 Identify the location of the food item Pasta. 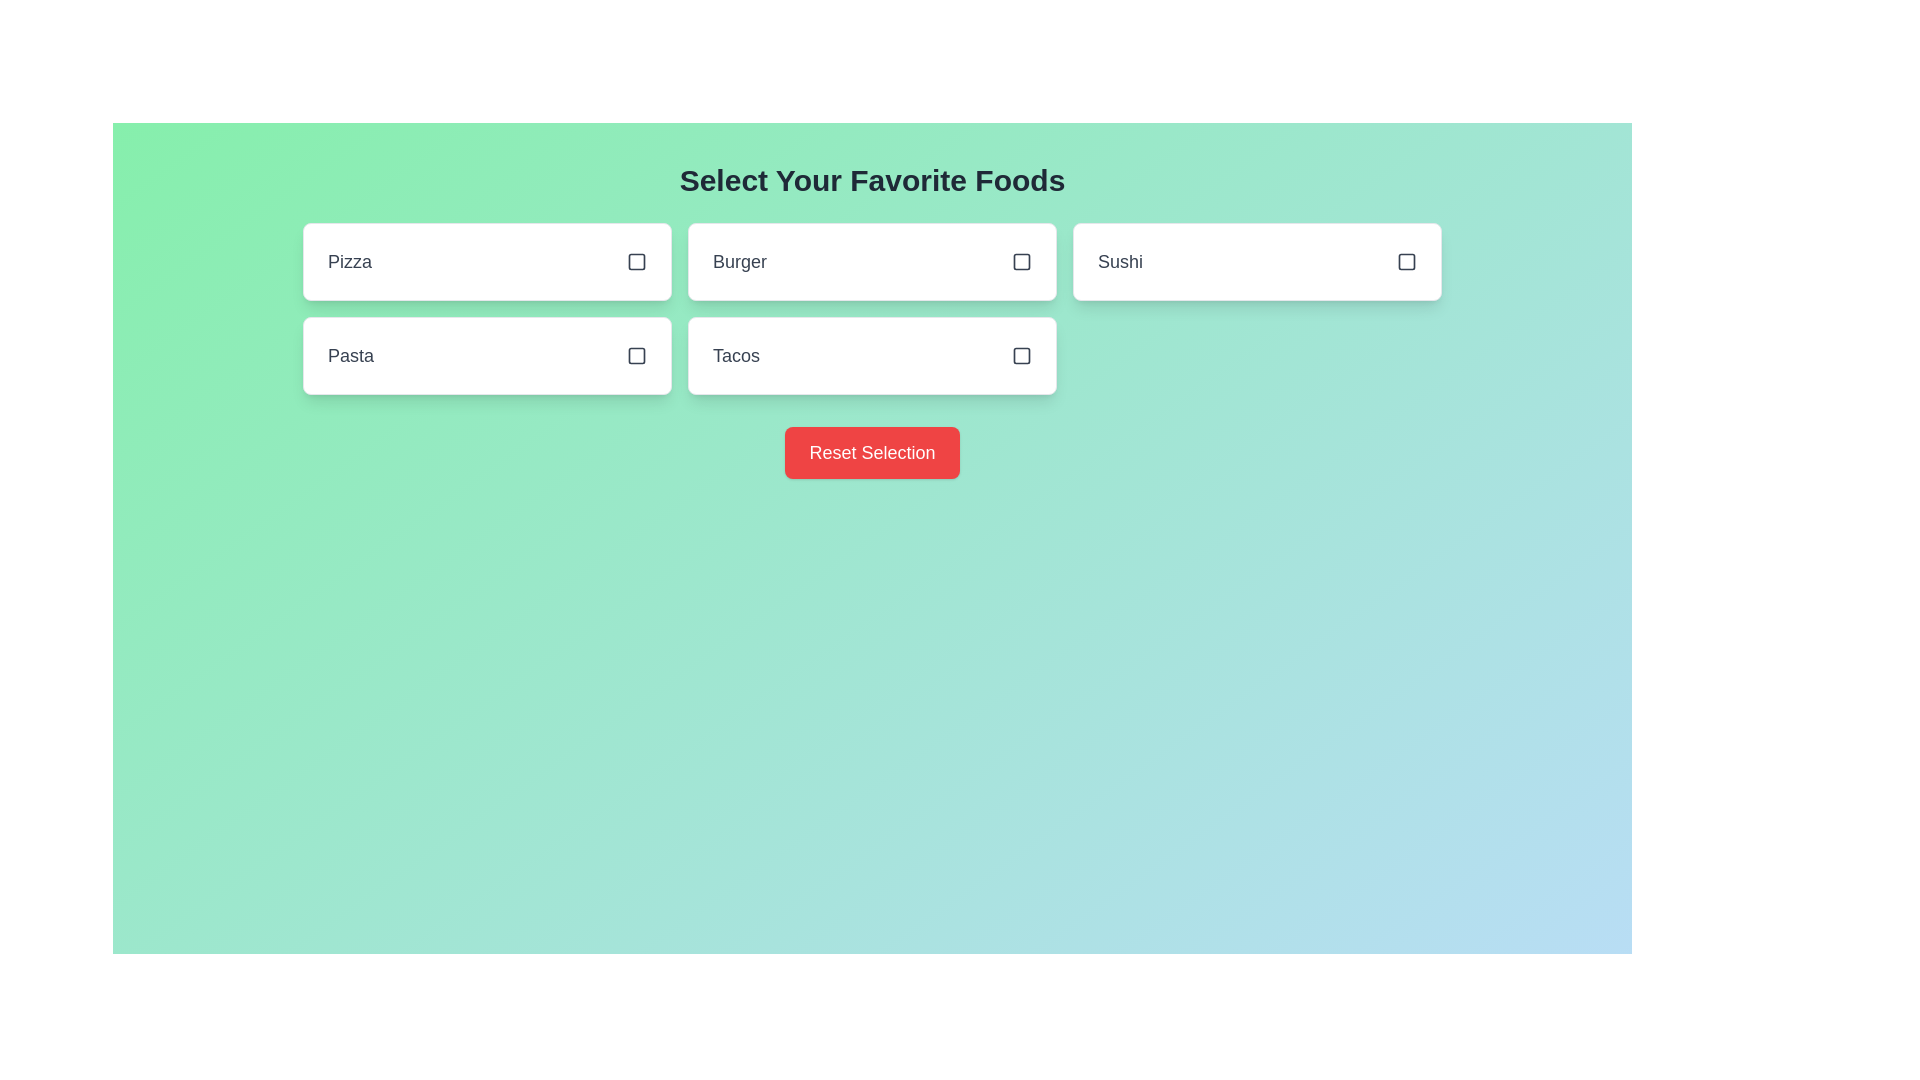
(486, 354).